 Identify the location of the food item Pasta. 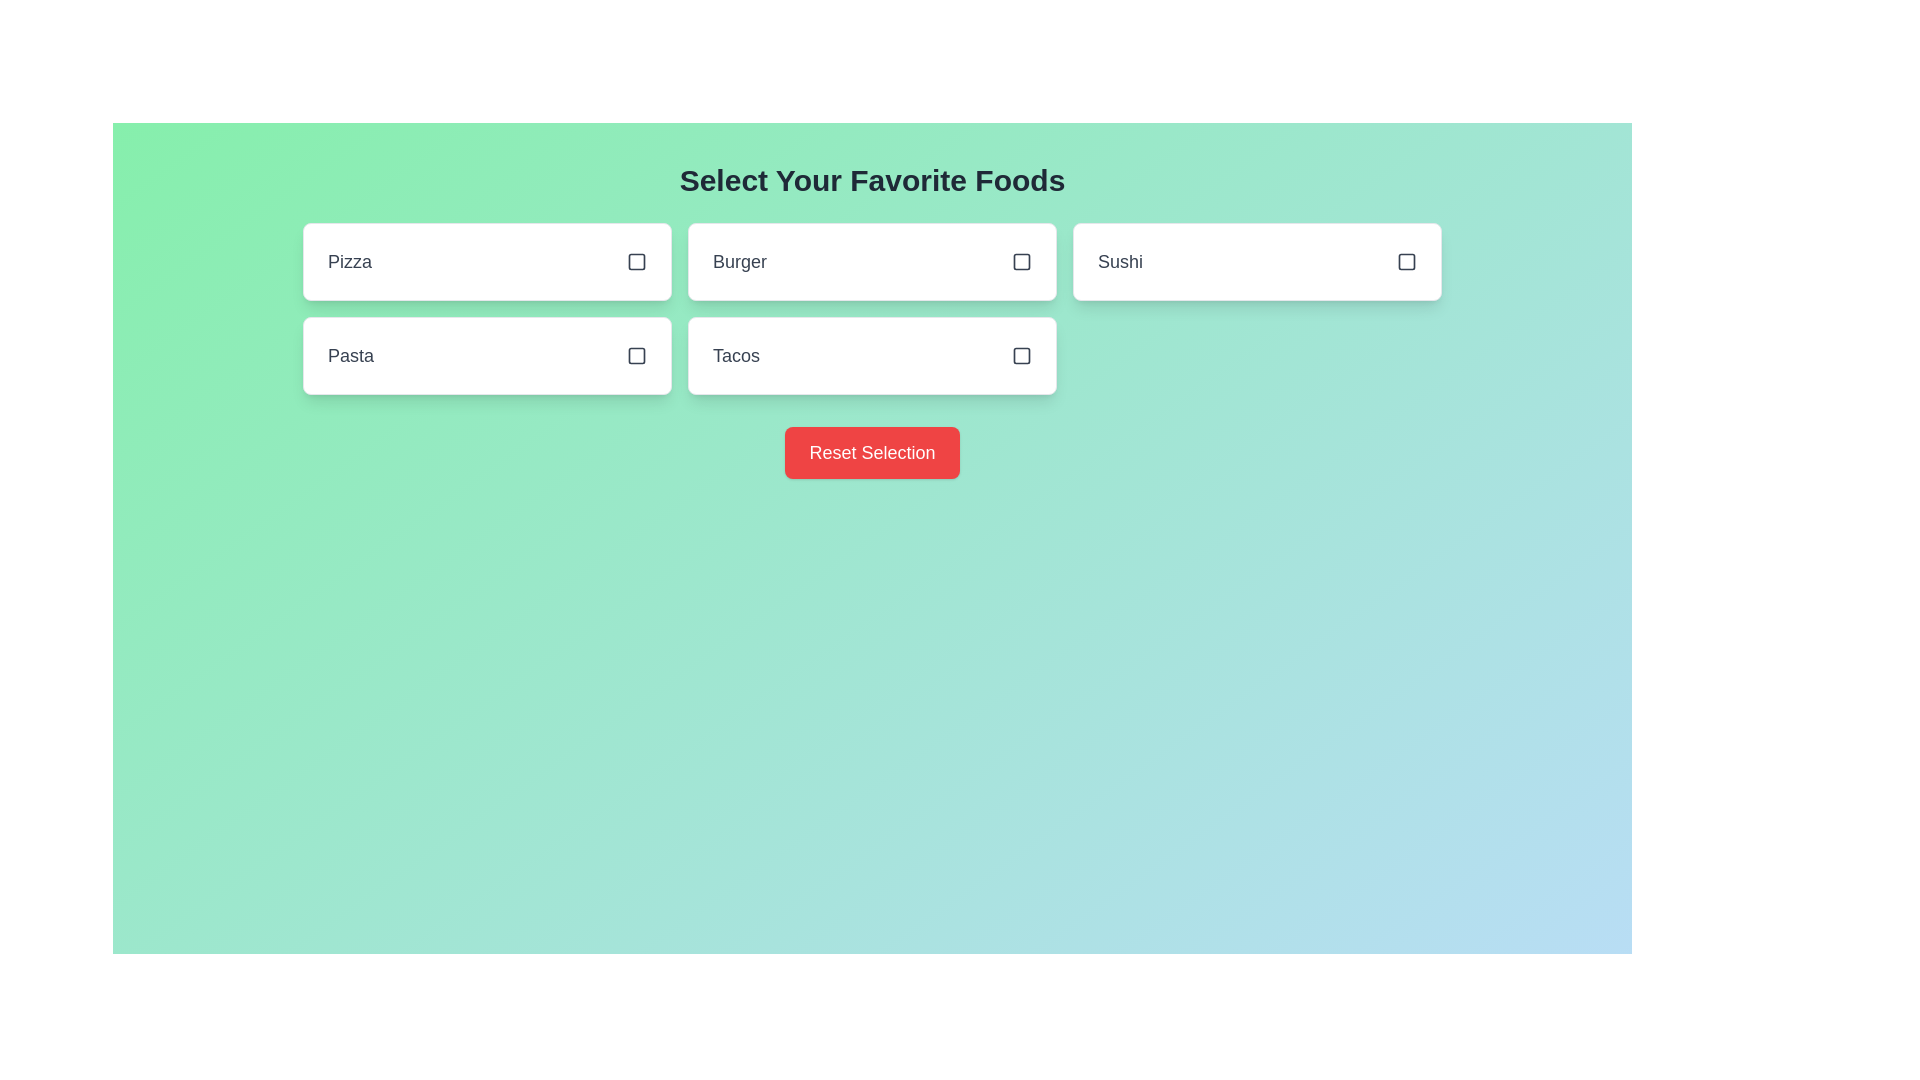
(486, 354).